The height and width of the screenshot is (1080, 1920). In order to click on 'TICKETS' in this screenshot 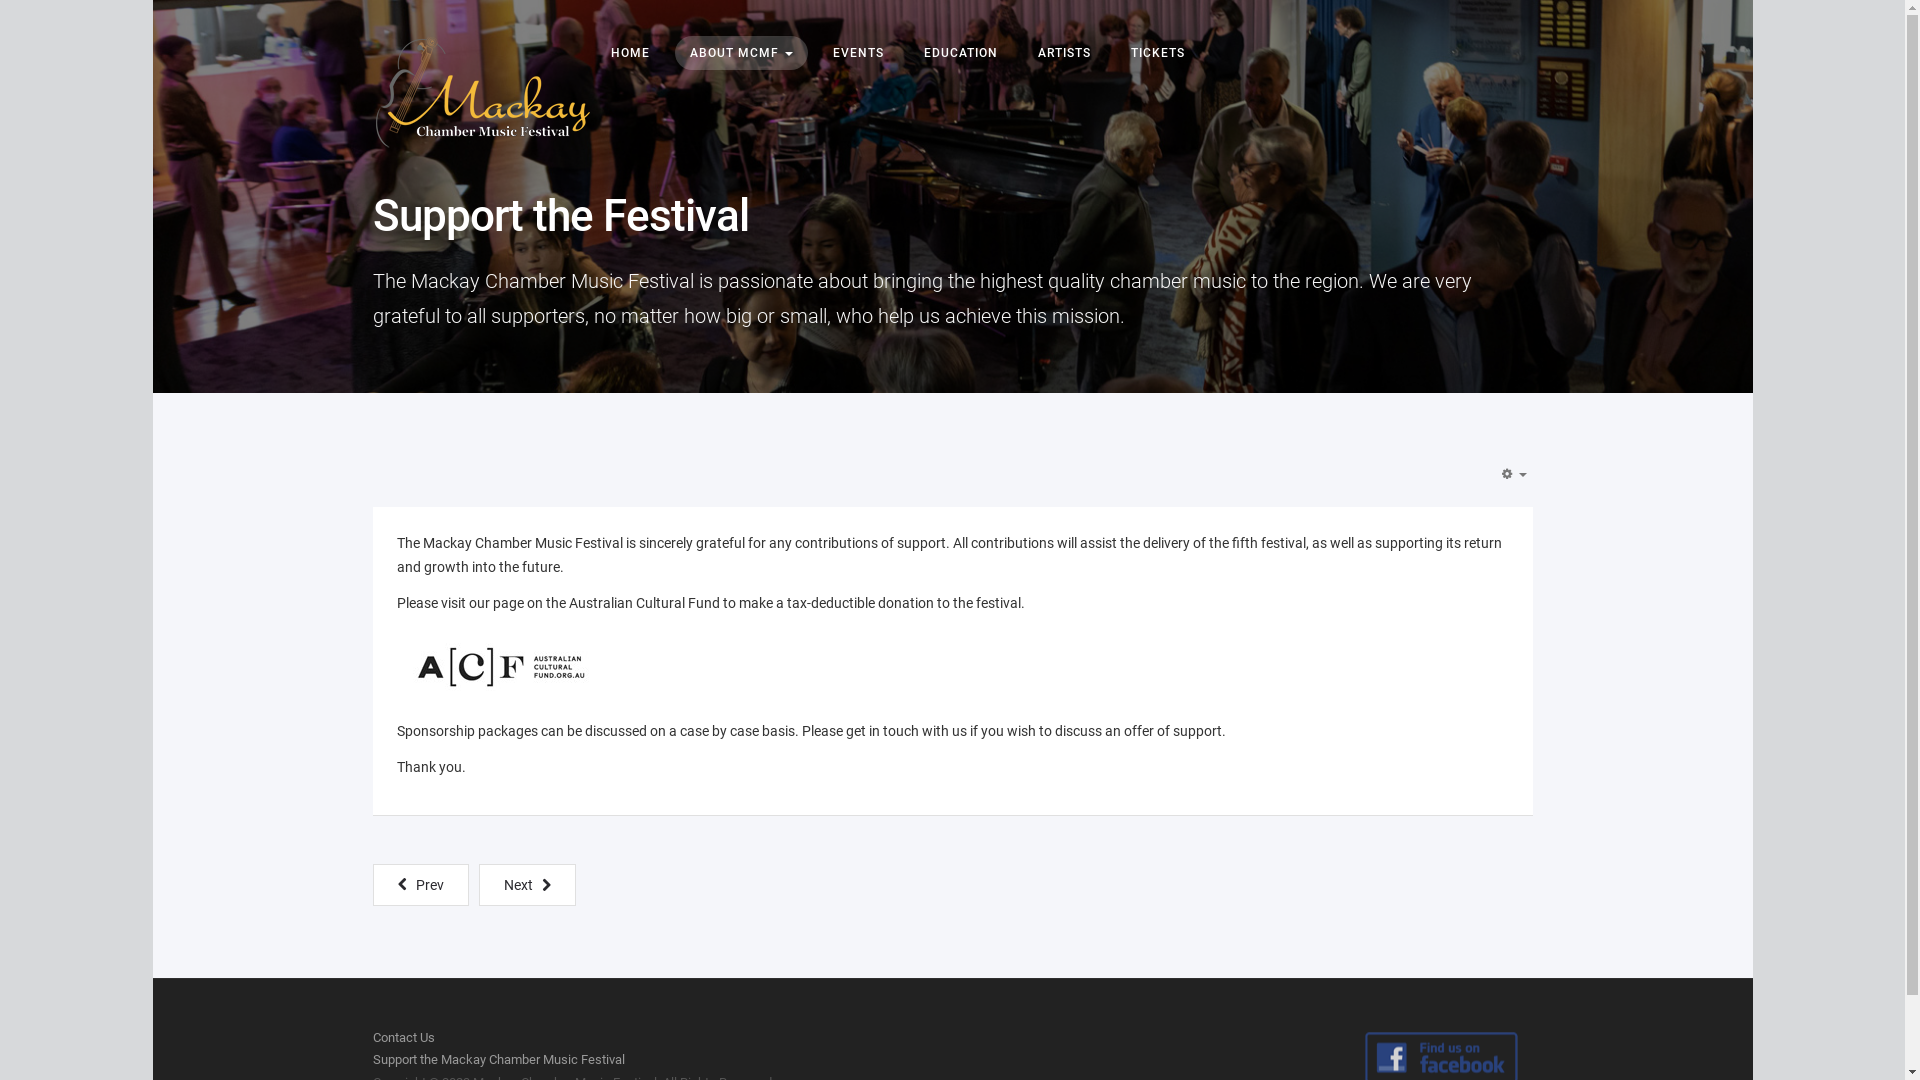, I will do `click(1157, 52)`.